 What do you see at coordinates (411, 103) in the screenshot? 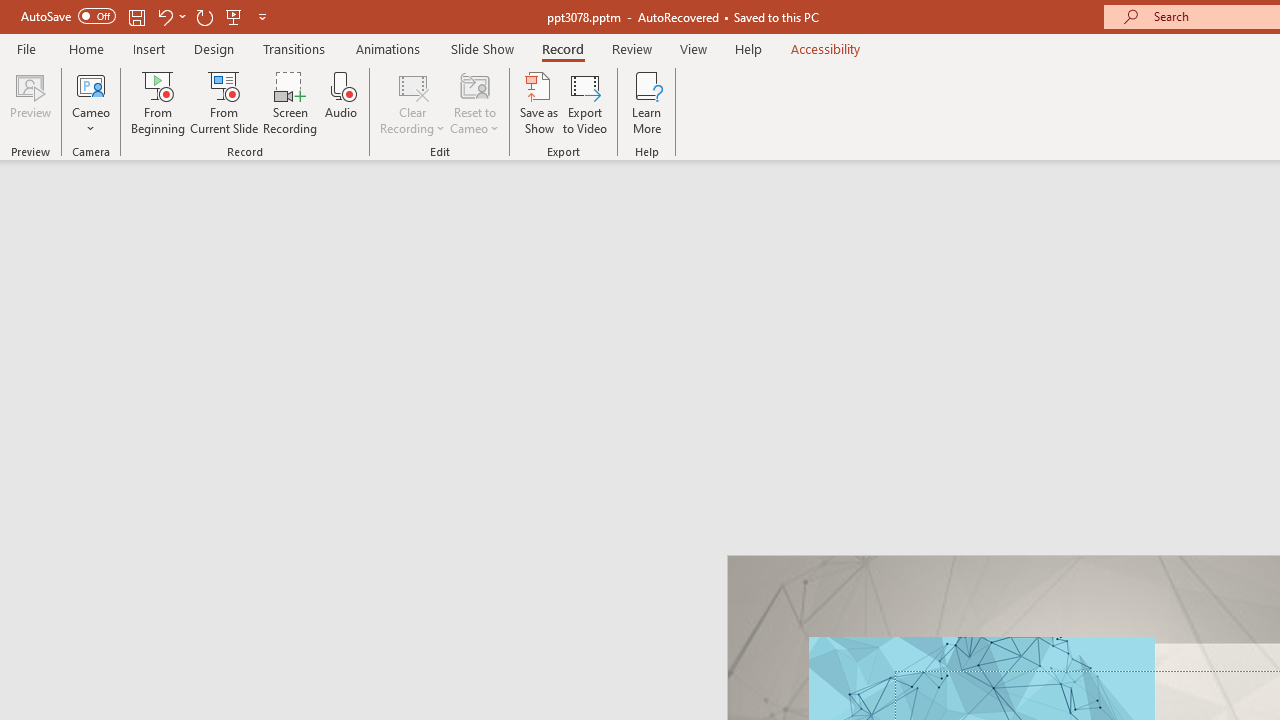
I see `'Clear Recording'` at bounding box center [411, 103].